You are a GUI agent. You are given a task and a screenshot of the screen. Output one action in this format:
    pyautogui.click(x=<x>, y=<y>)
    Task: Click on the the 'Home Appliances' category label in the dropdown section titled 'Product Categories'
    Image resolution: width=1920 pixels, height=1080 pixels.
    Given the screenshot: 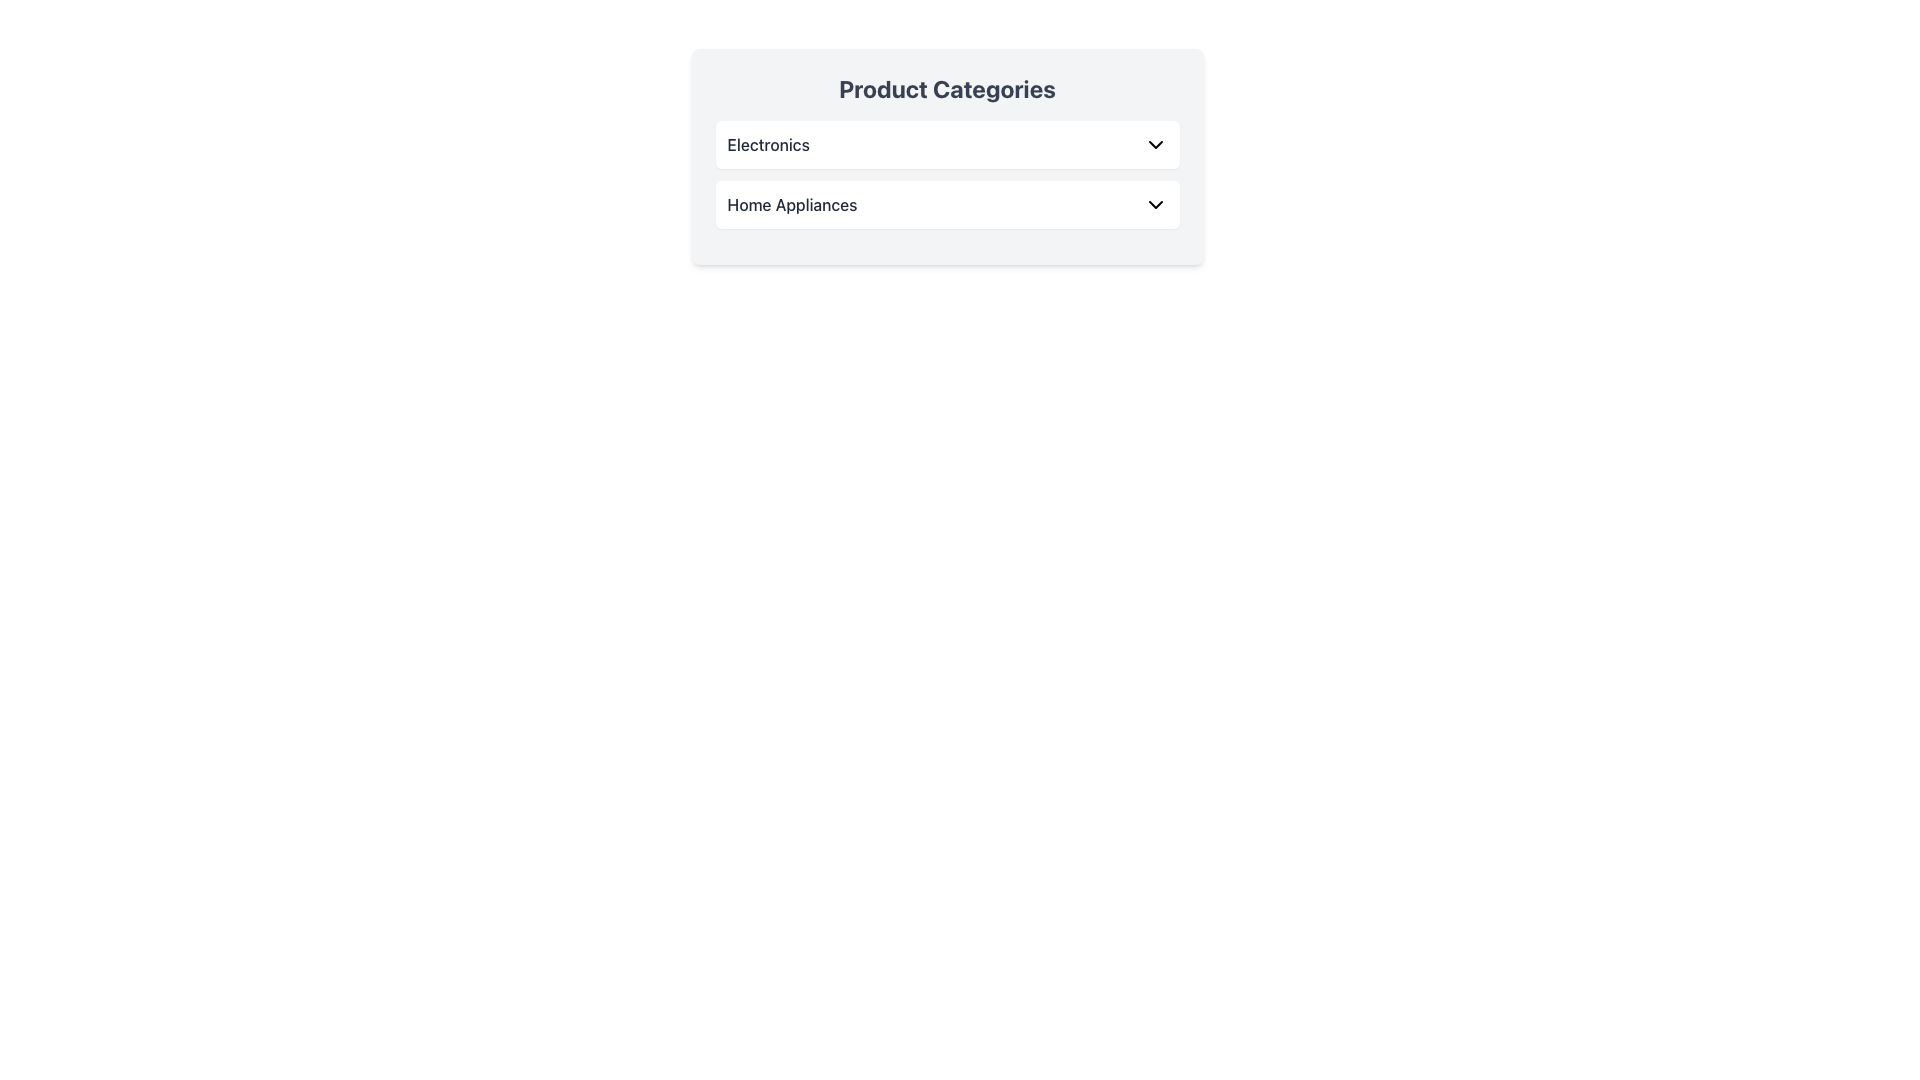 What is the action you would take?
    pyautogui.click(x=791, y=204)
    